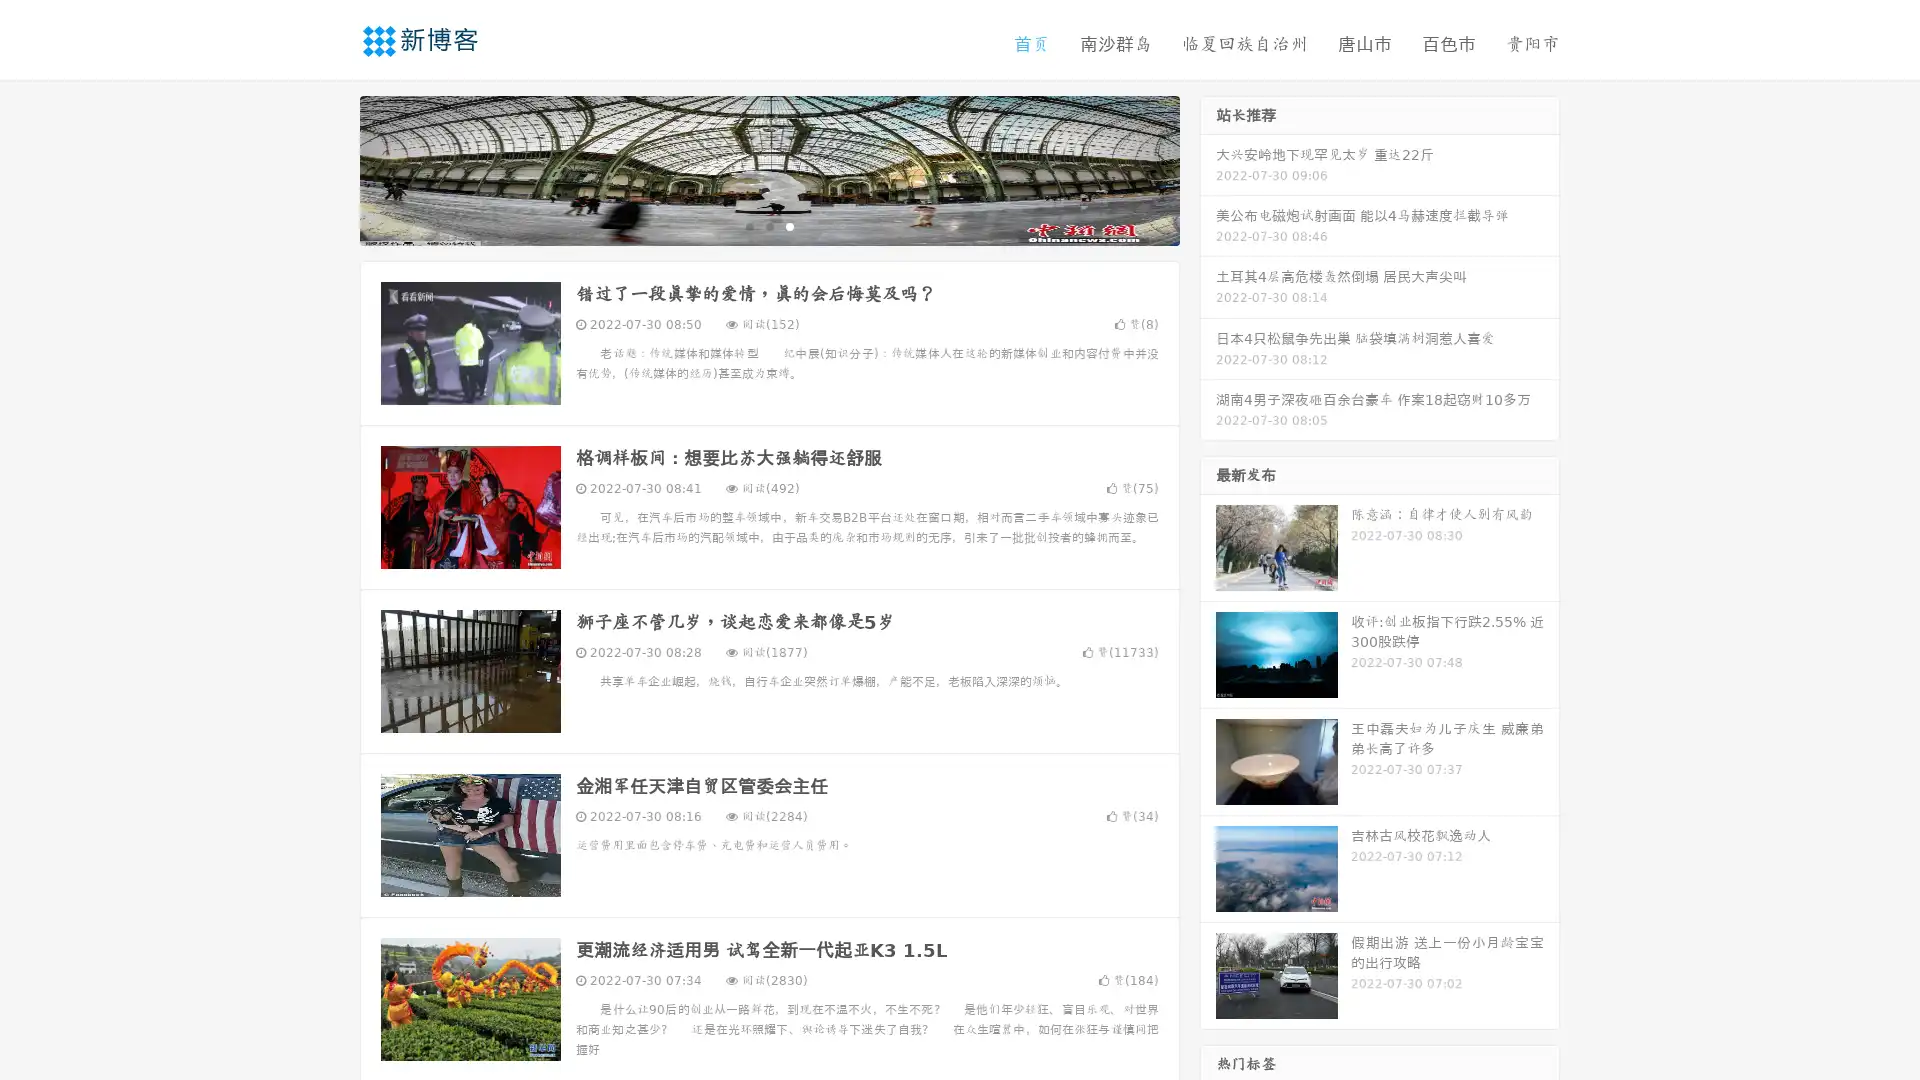 The image size is (1920, 1080). Describe the element at coordinates (789, 225) in the screenshot. I see `Go to slide 3` at that location.